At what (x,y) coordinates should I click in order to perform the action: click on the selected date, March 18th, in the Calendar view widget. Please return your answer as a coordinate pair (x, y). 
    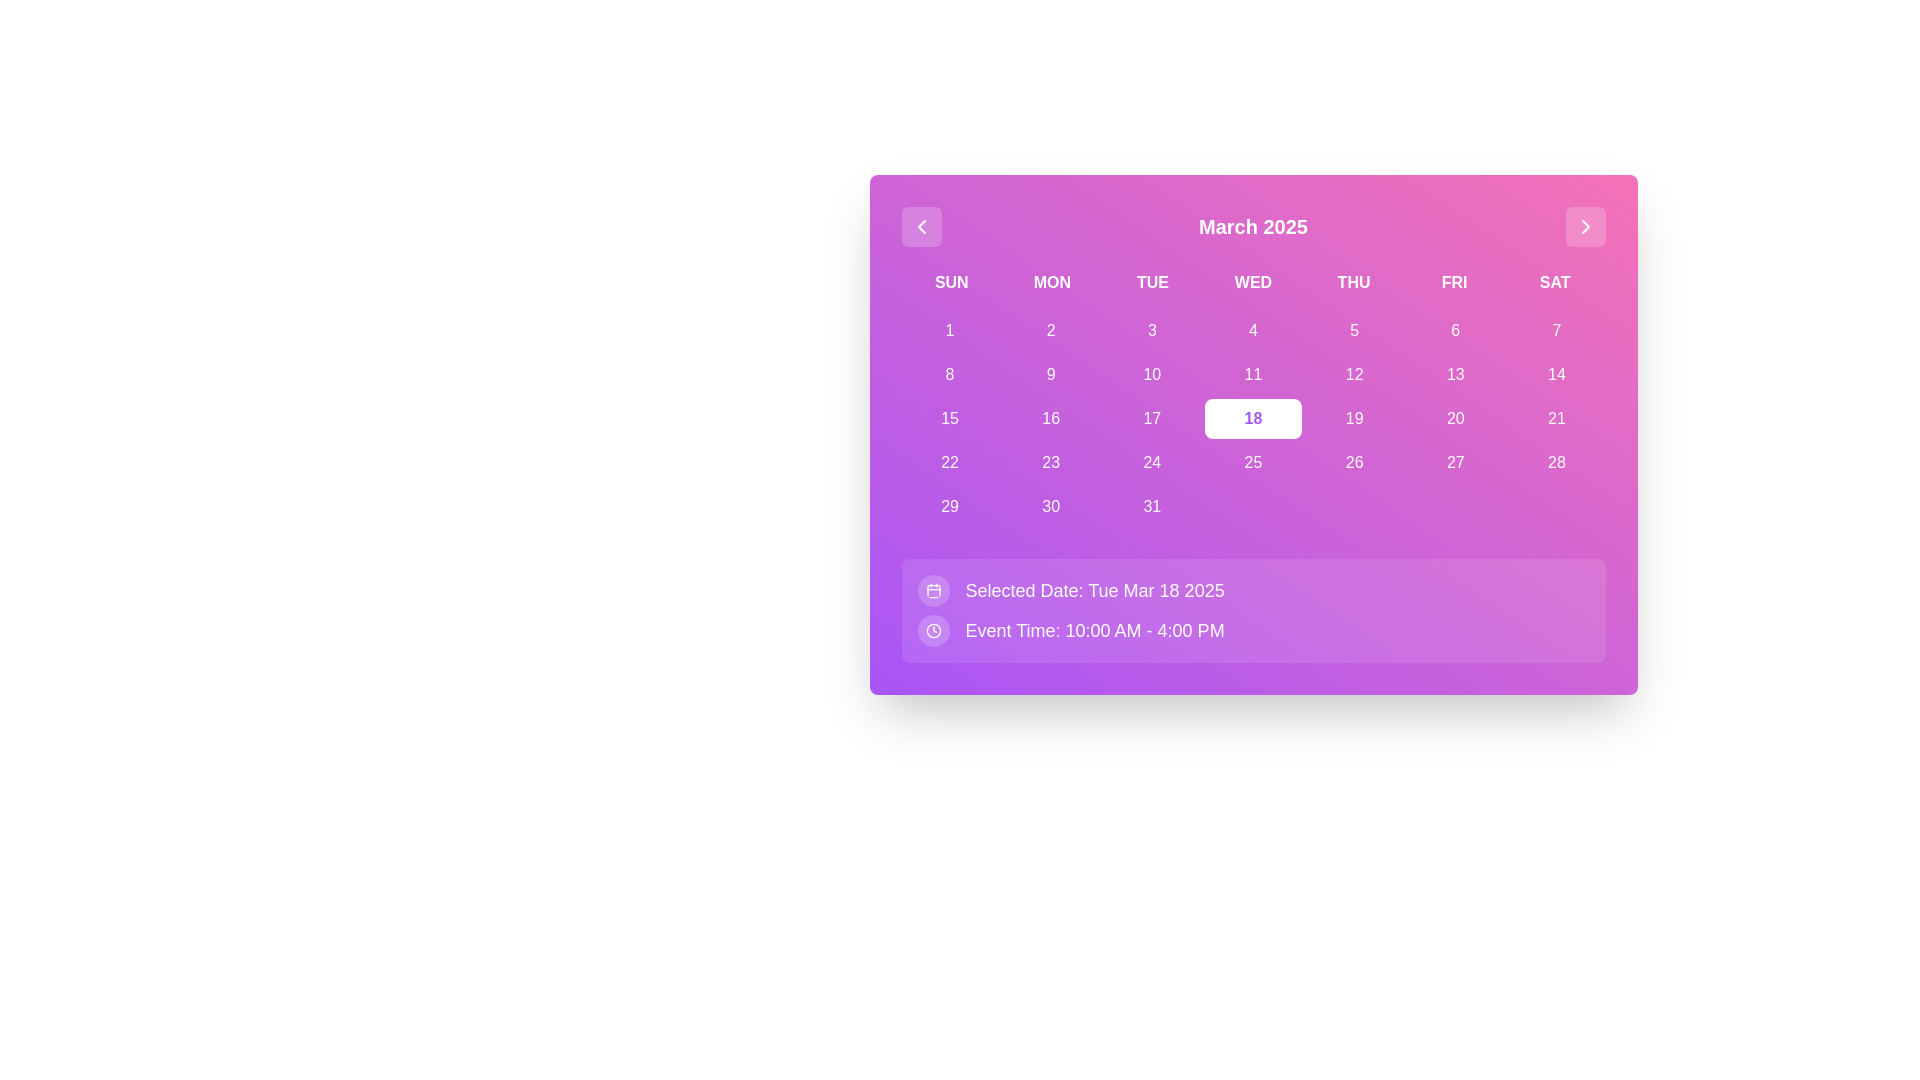
    Looking at the image, I should click on (1252, 434).